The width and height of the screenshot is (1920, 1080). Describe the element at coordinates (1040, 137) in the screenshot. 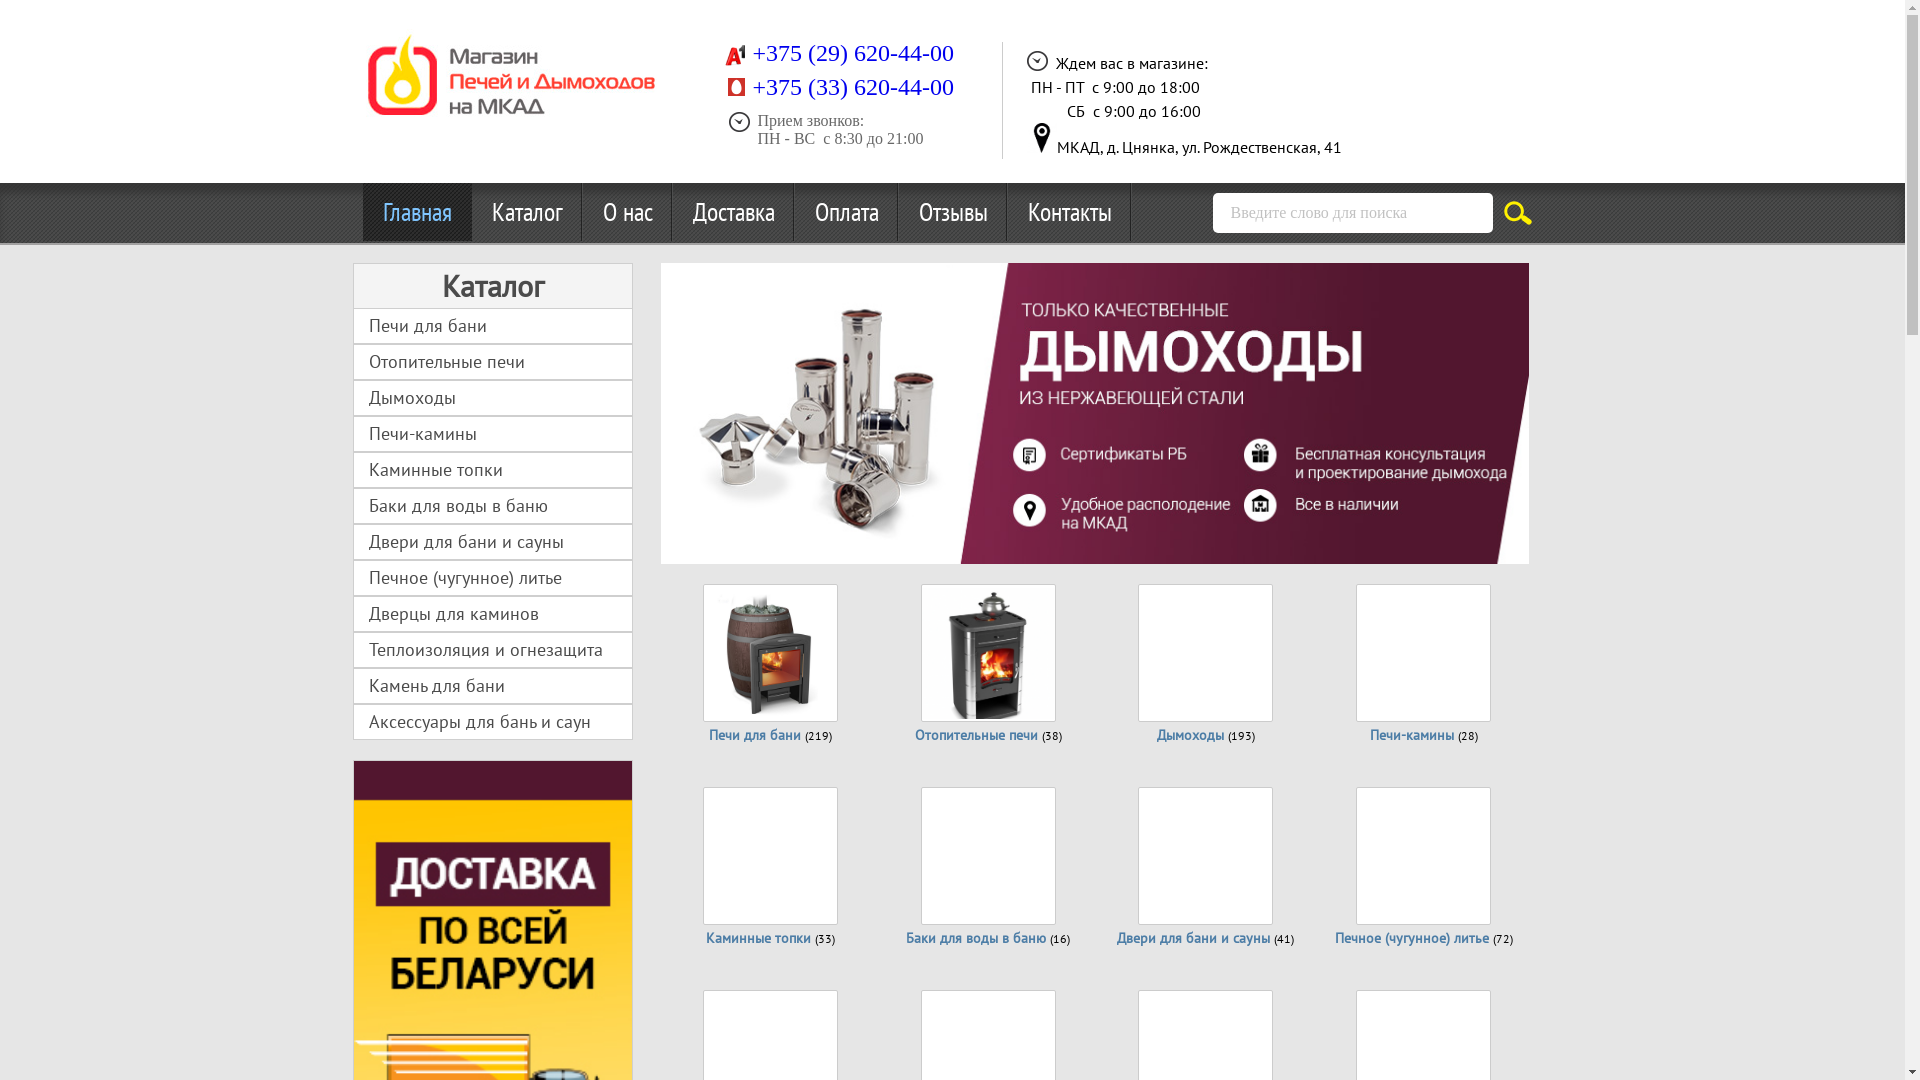

I see `'no-translate-detected_318-27222.jpg'` at that location.